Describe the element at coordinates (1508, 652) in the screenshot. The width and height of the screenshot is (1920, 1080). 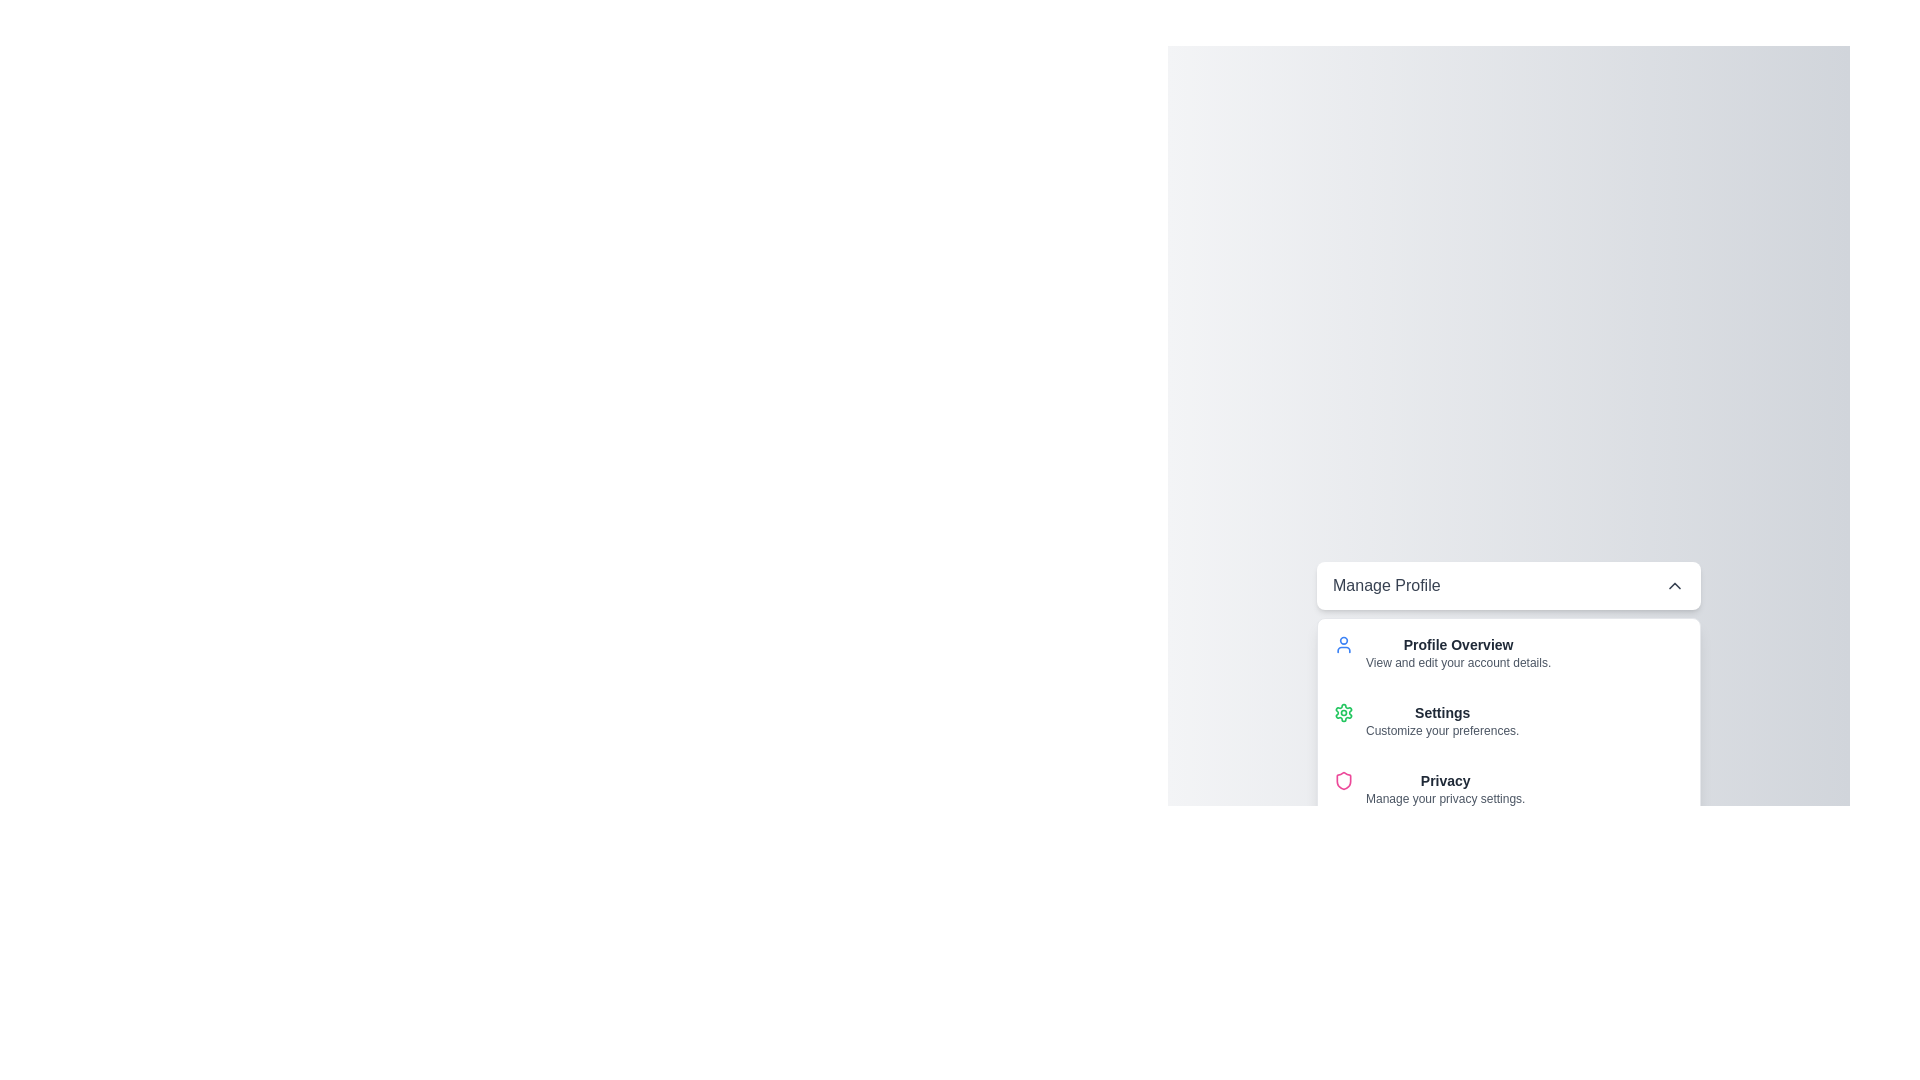
I see `the 'Profile Overview' button located at the top of the 'Manage Profile' section` at that location.